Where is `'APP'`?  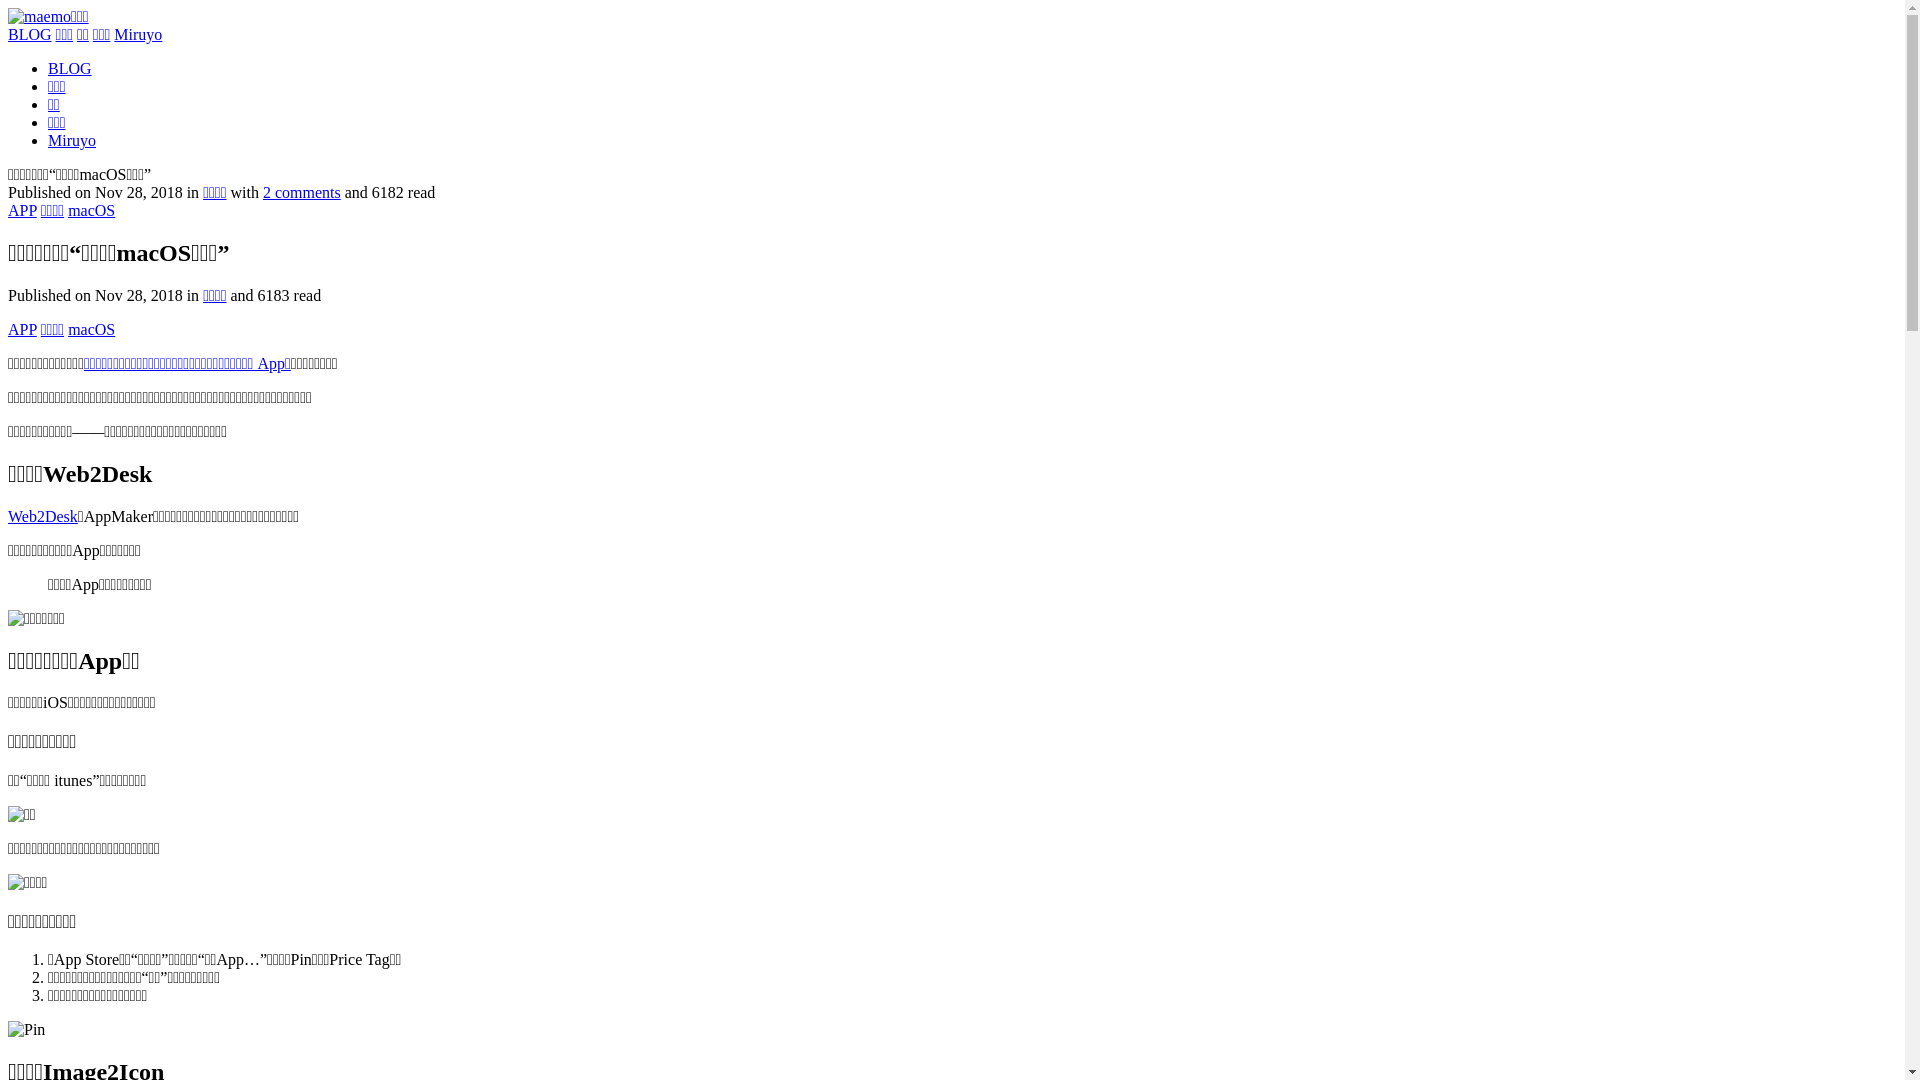
'APP' is located at coordinates (22, 328).